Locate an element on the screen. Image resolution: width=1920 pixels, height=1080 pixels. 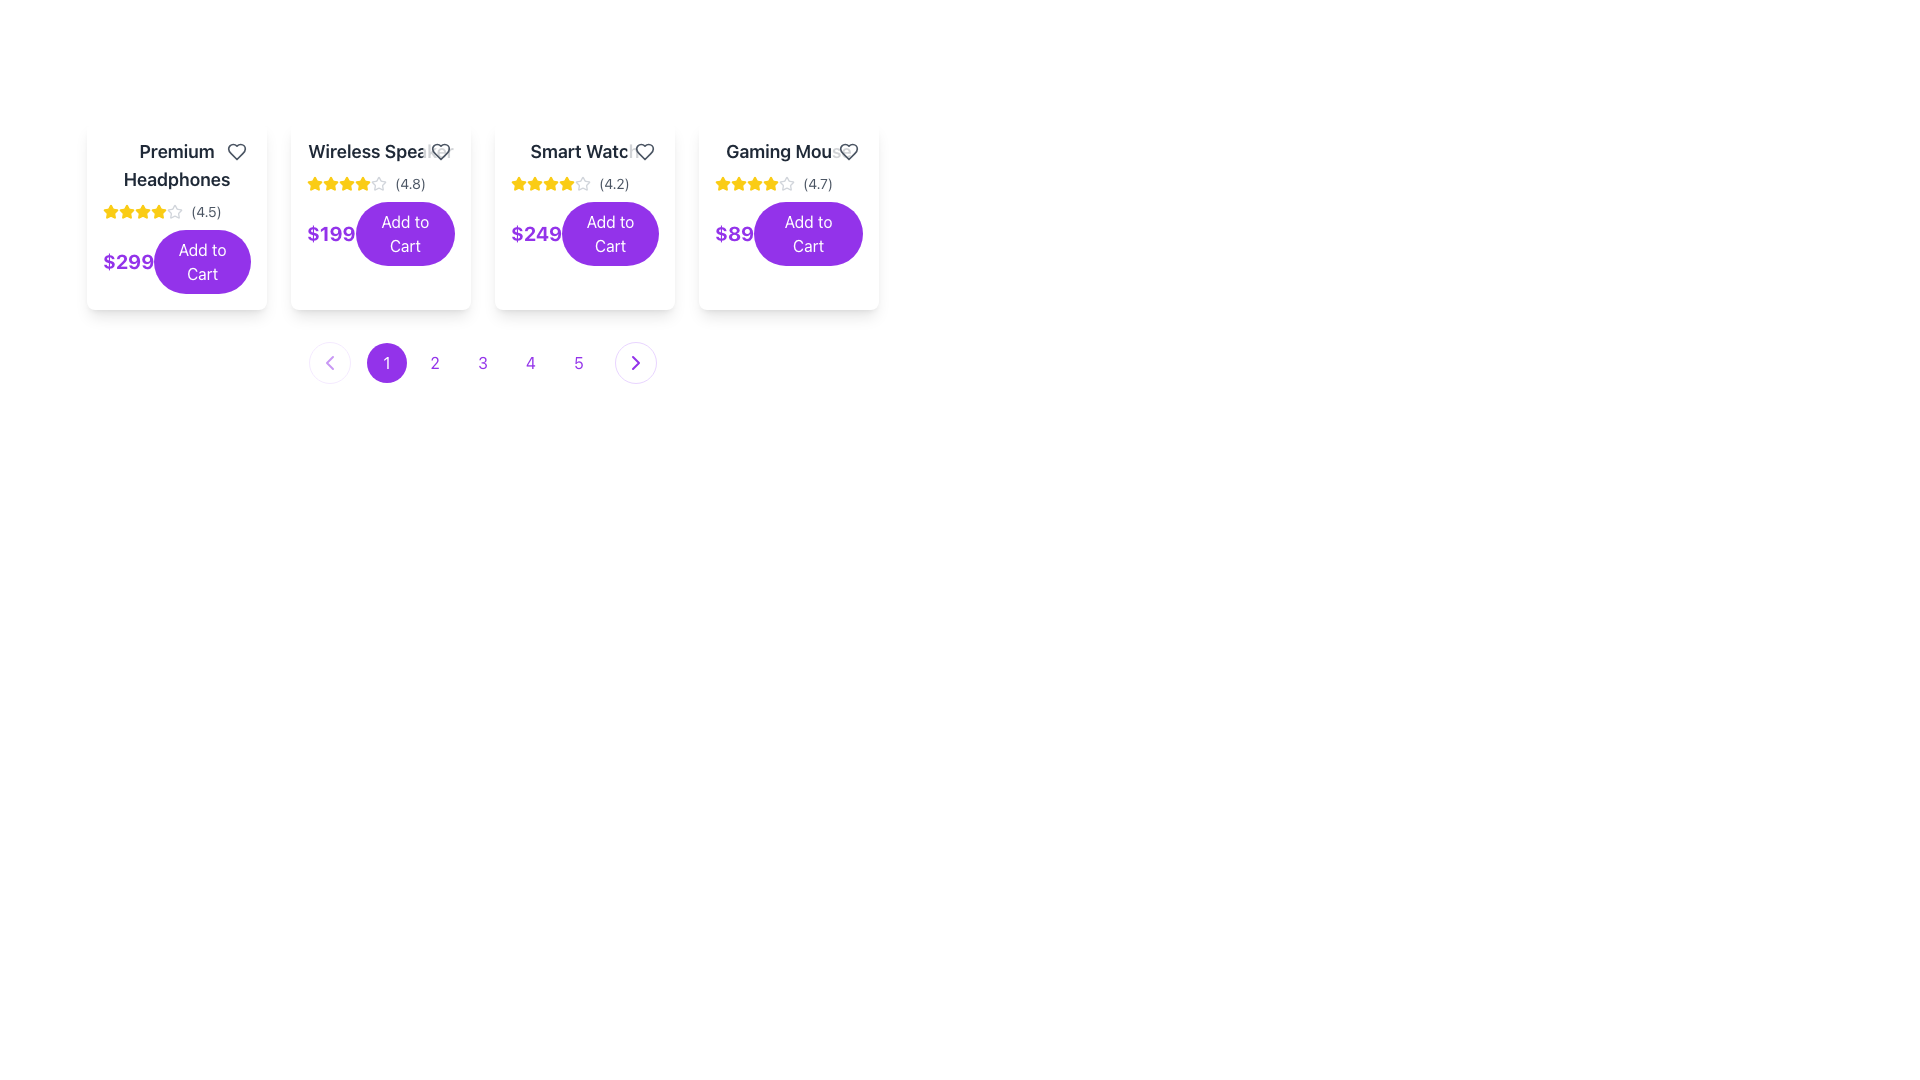
the first yellow star icon in the 'Smart Watch' card section, which is positioned above the purple 'Add to Cart' button and next to the rating text '(4.2)' is located at coordinates (518, 184).